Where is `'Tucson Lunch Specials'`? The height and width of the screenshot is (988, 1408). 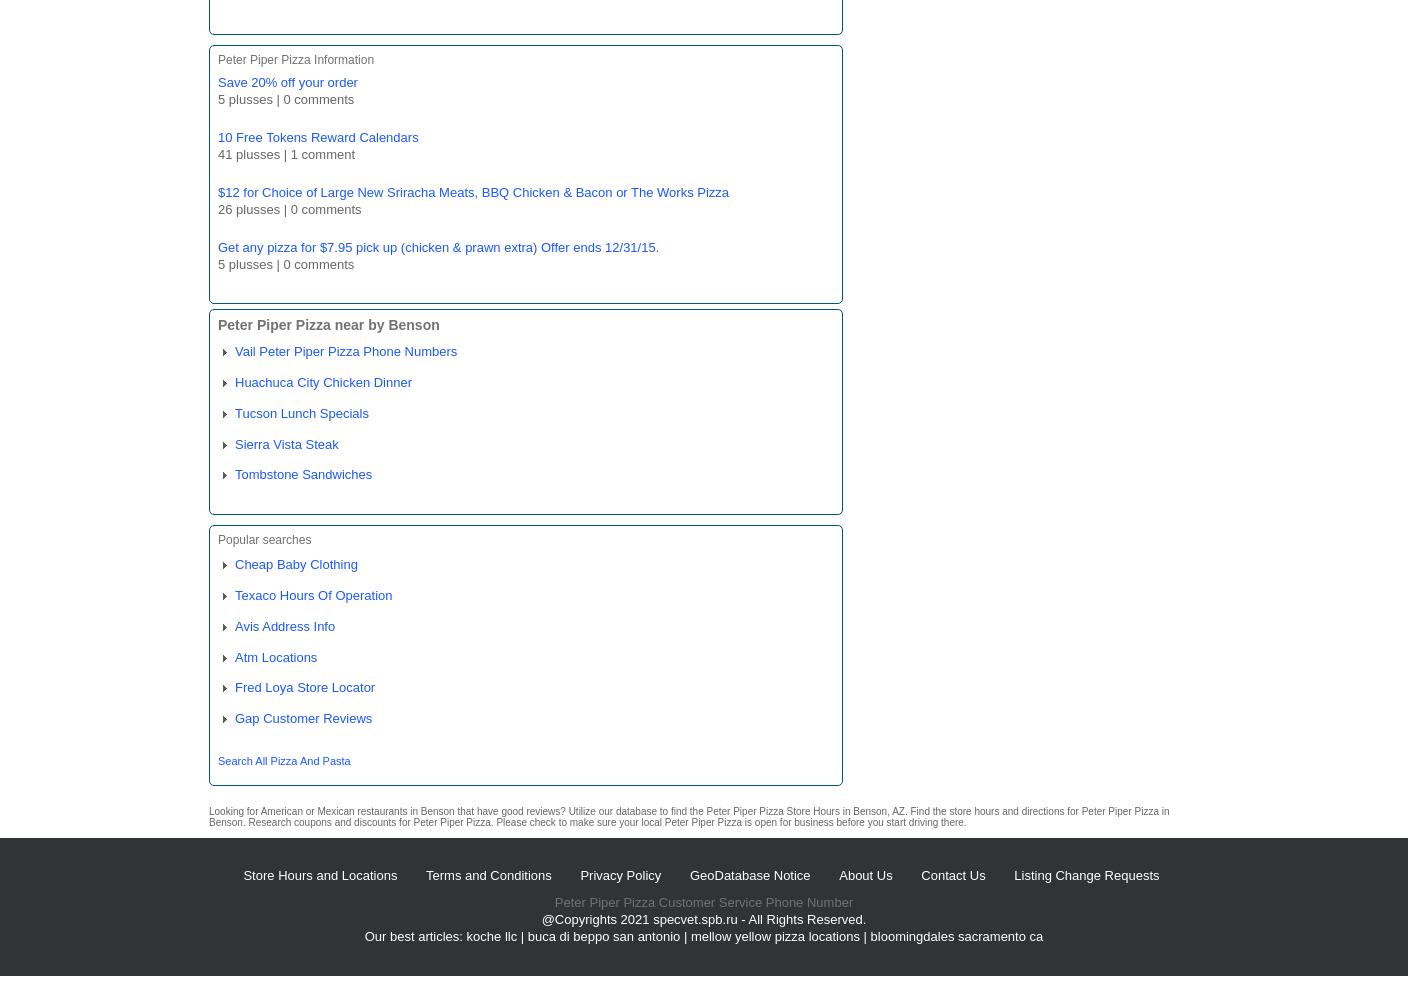 'Tucson Lunch Specials' is located at coordinates (301, 411).